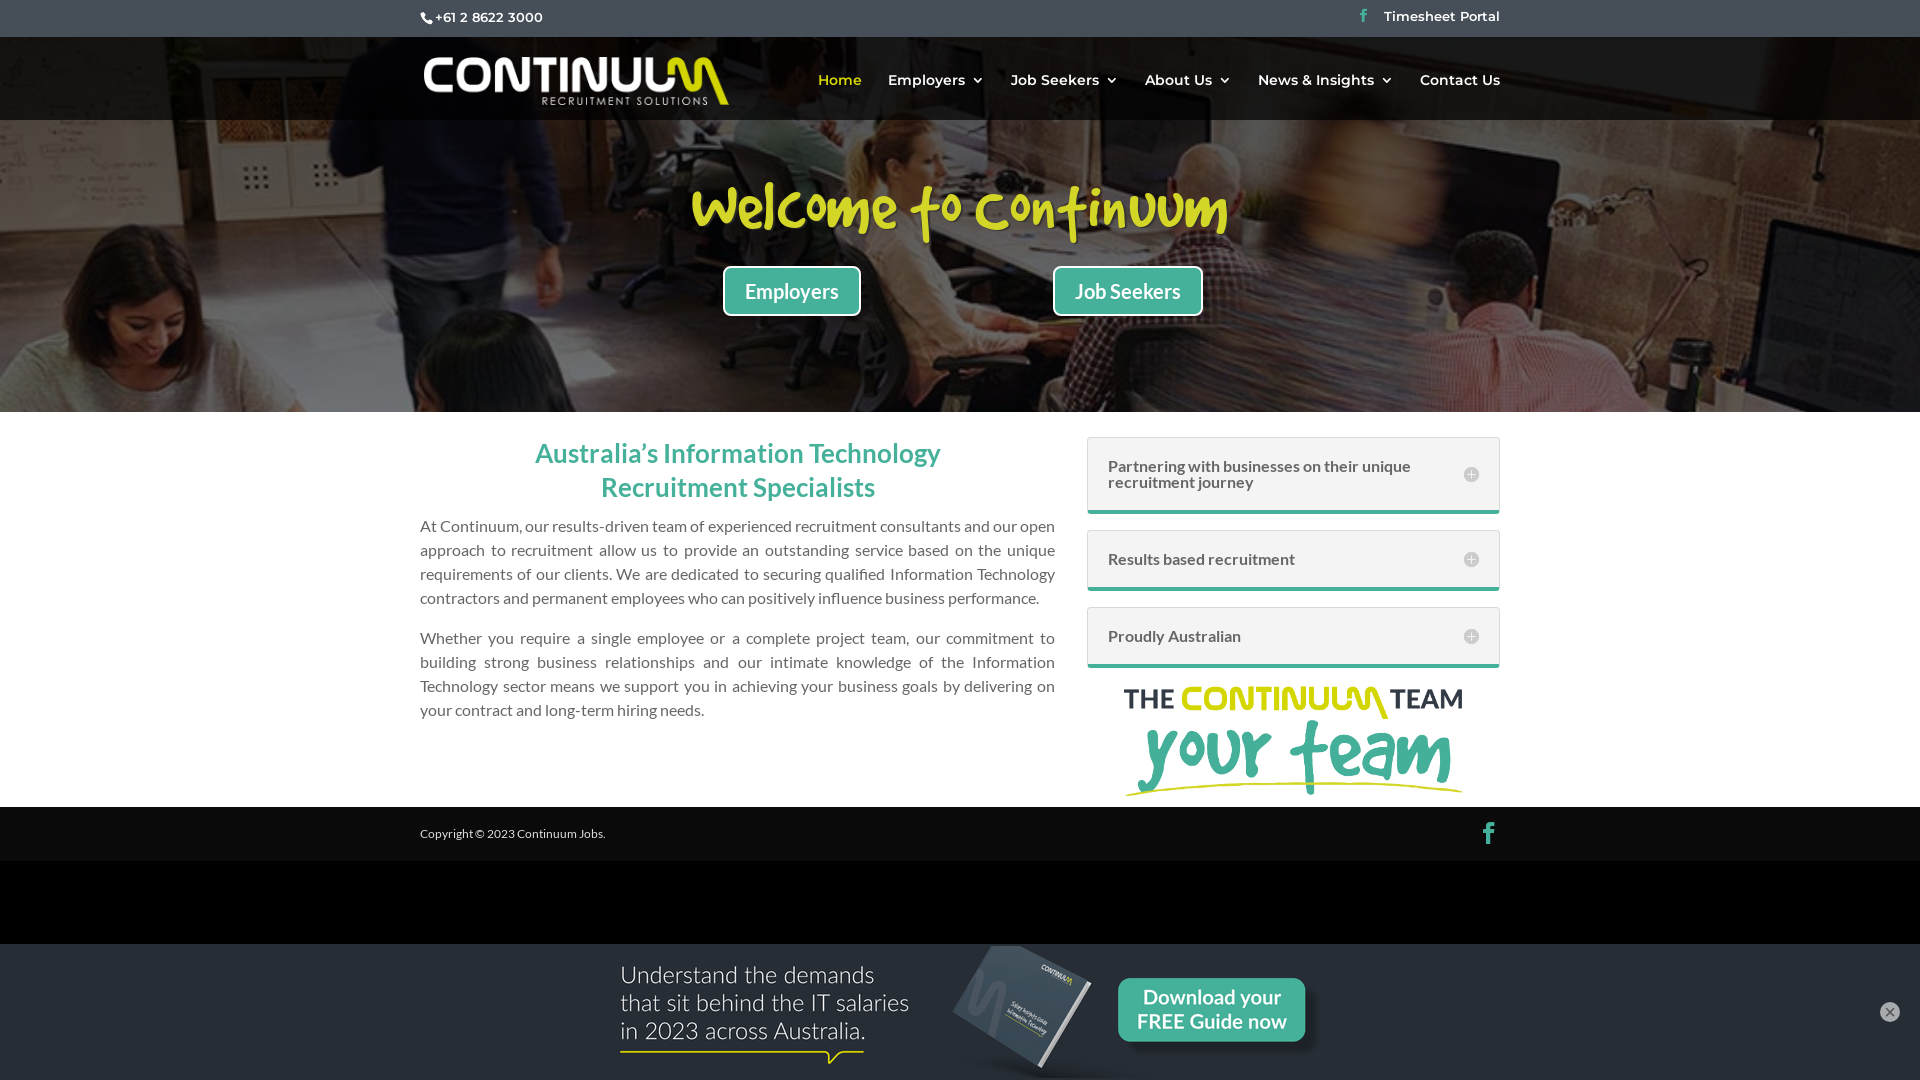 The image size is (1920, 1080). I want to click on 'Continuum Tagline 2023_Stacked_Dark Text', so click(1293, 739).